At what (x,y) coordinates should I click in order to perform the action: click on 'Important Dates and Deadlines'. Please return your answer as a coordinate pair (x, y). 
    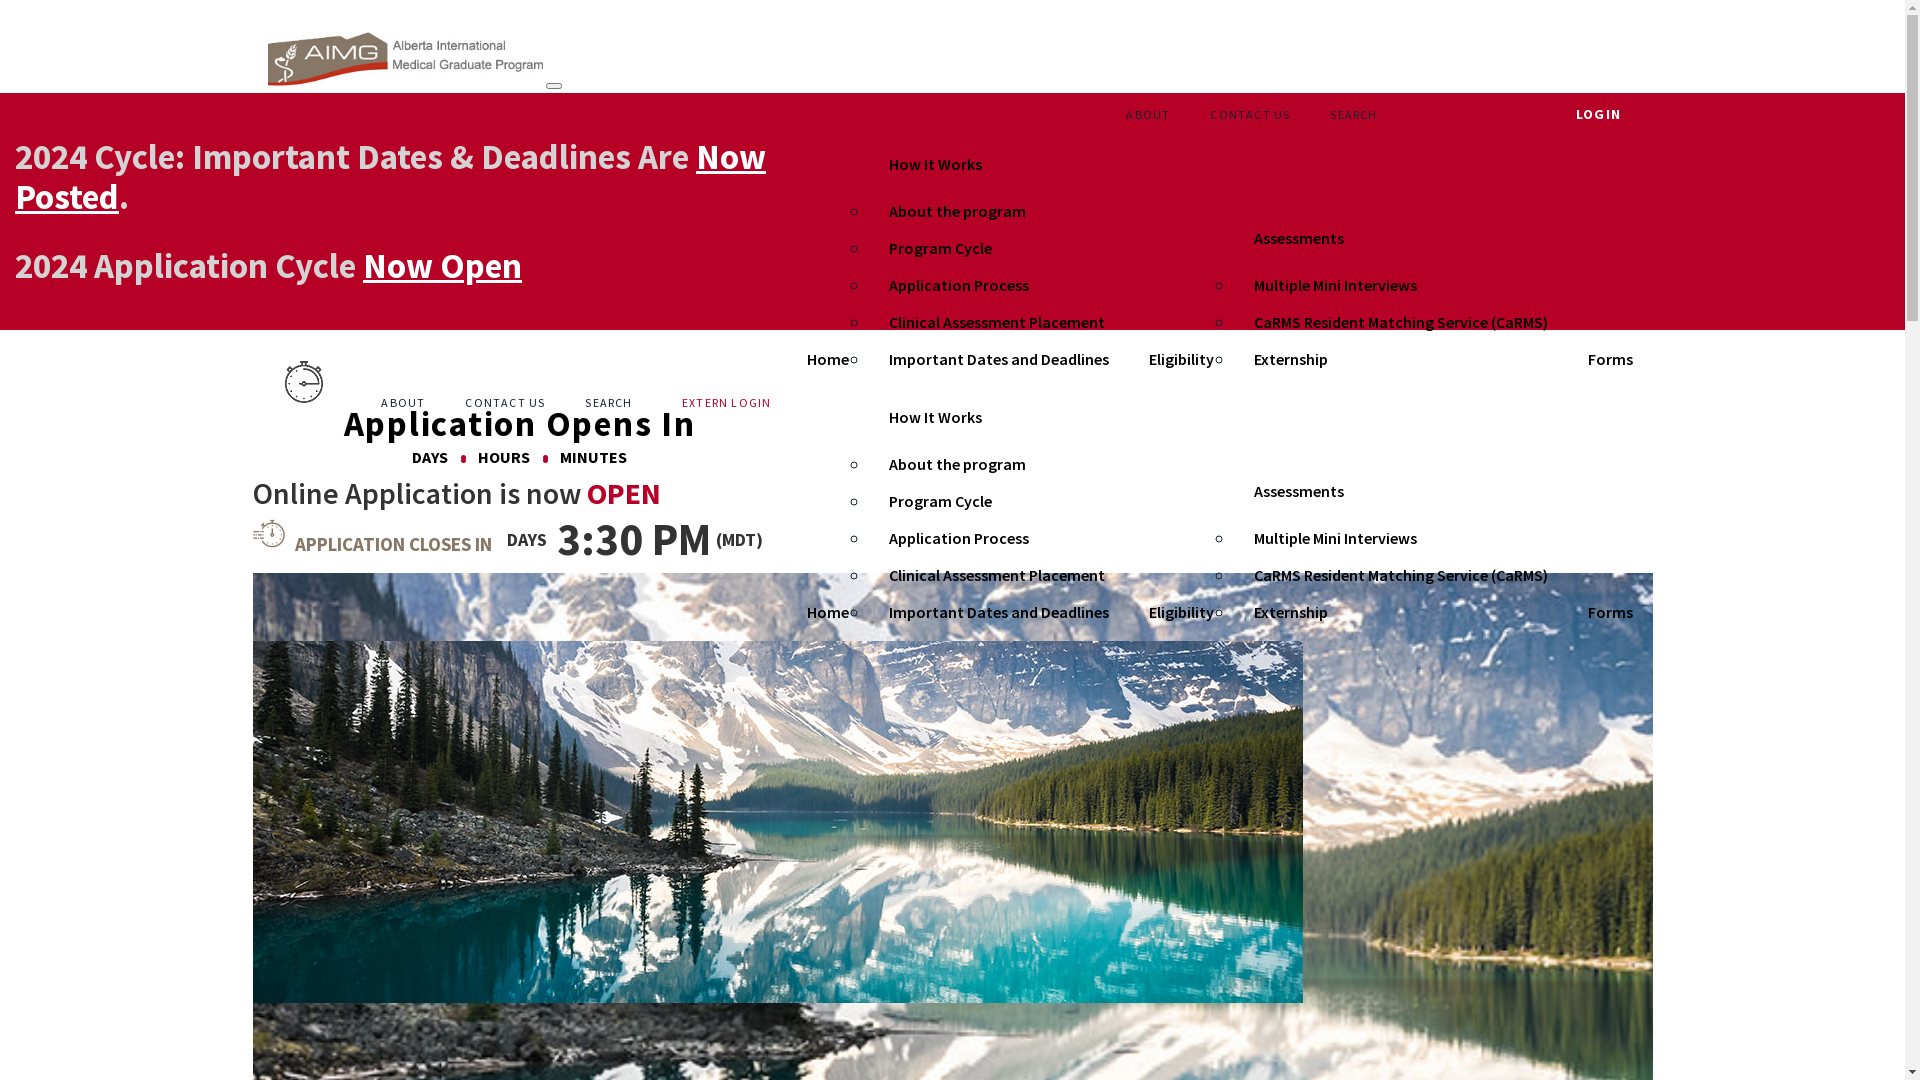
    Looking at the image, I should click on (998, 358).